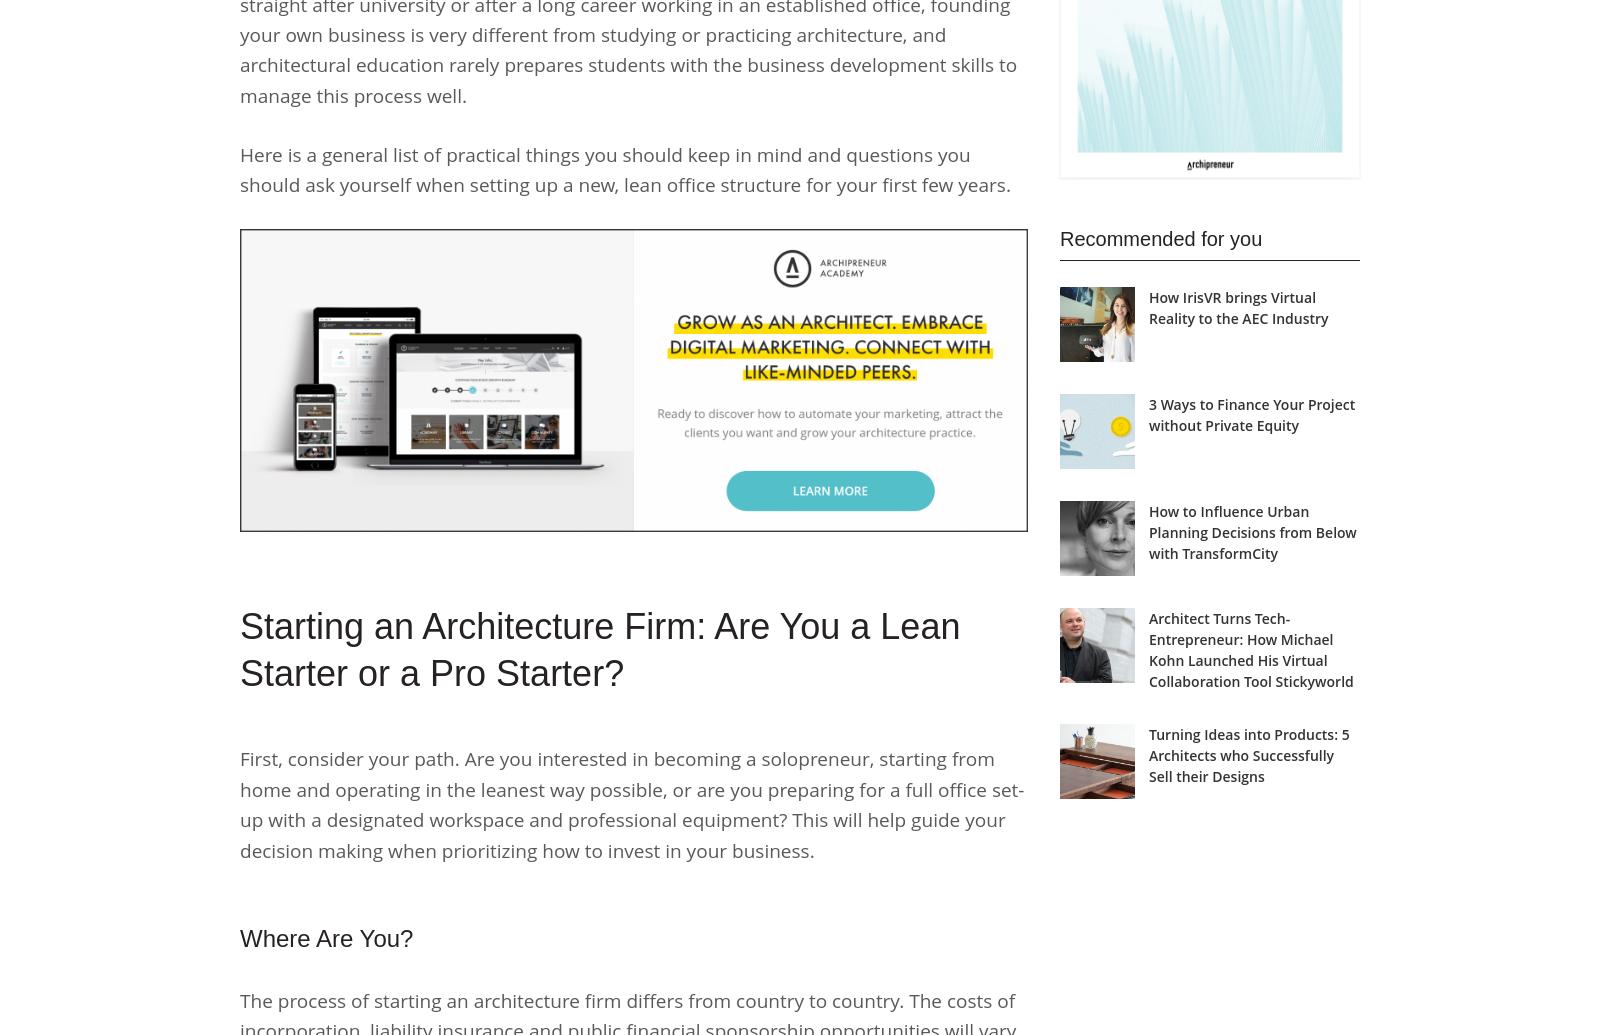 Image resolution: width=1600 pixels, height=1035 pixels. What do you see at coordinates (1160, 238) in the screenshot?
I see `'Recommended for you'` at bounding box center [1160, 238].